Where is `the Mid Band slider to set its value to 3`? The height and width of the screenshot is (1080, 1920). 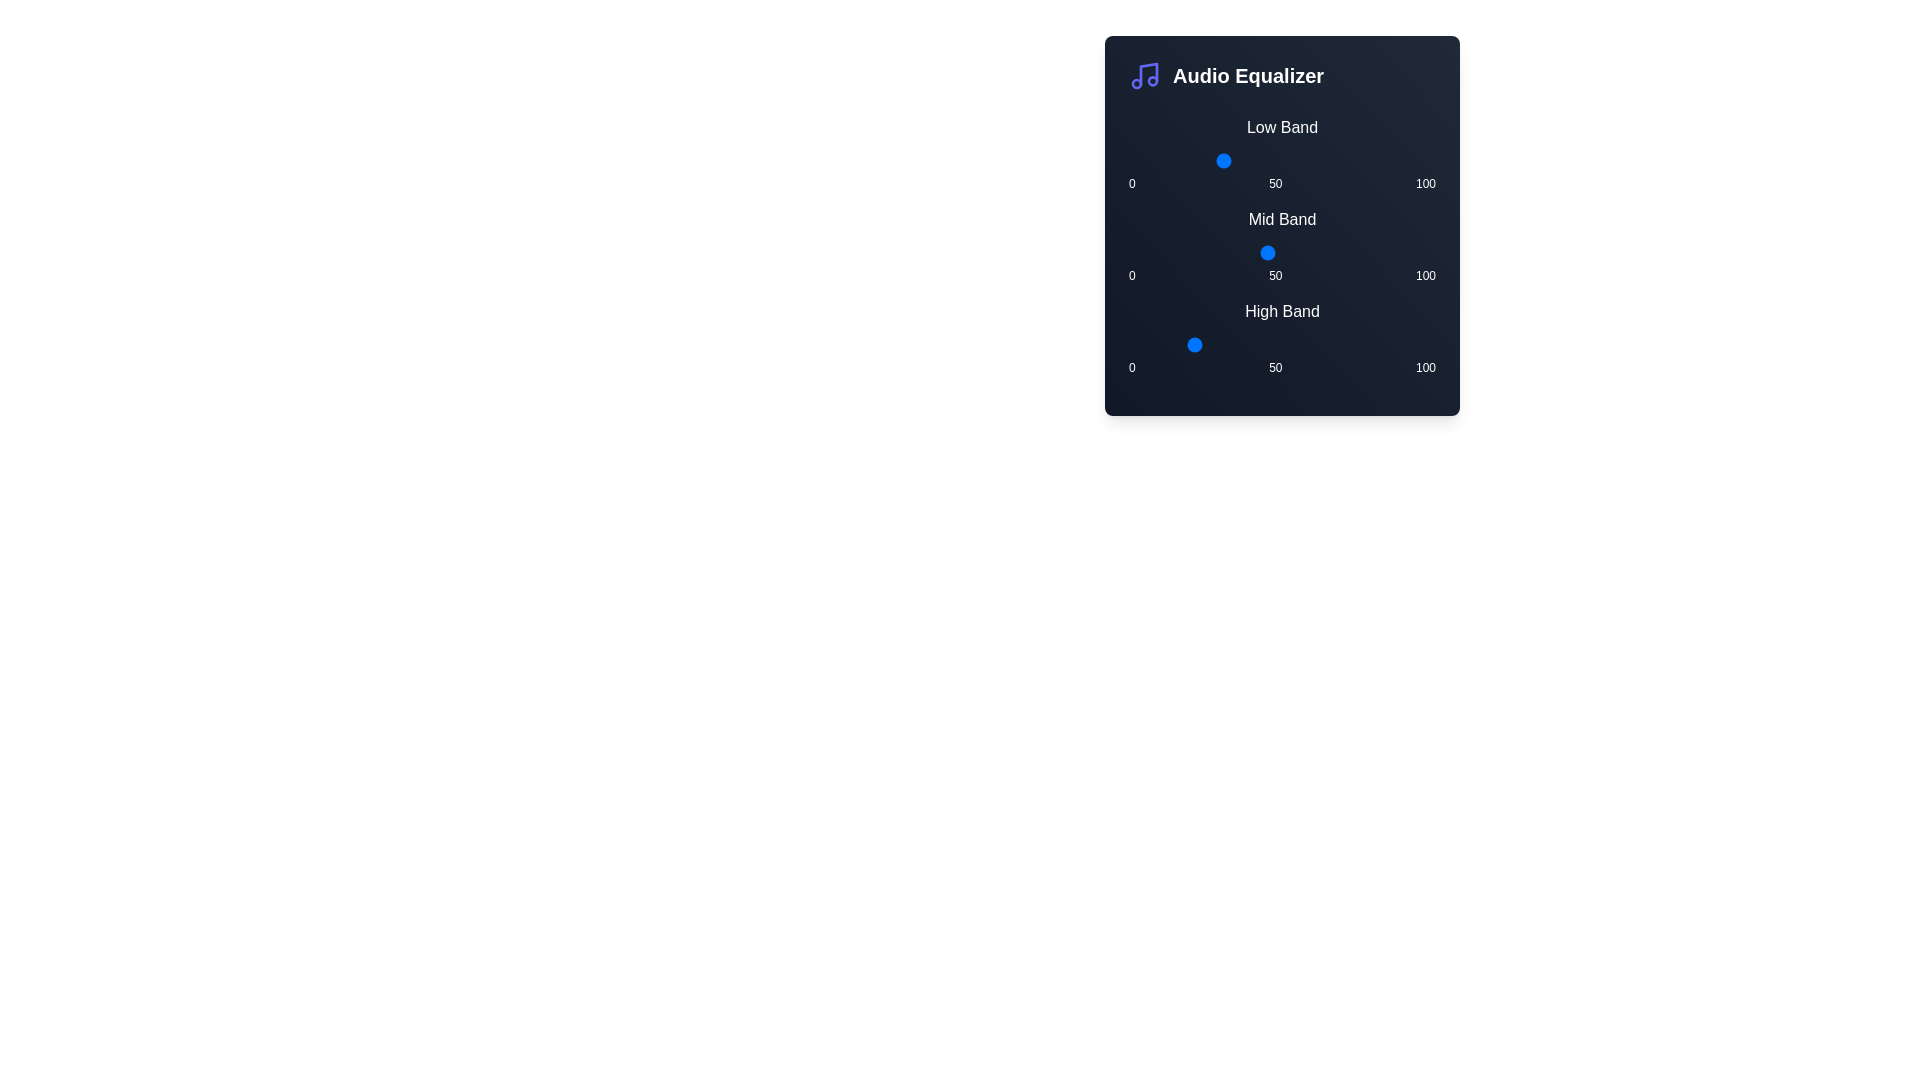
the Mid Band slider to set its value to 3 is located at coordinates (1138, 252).